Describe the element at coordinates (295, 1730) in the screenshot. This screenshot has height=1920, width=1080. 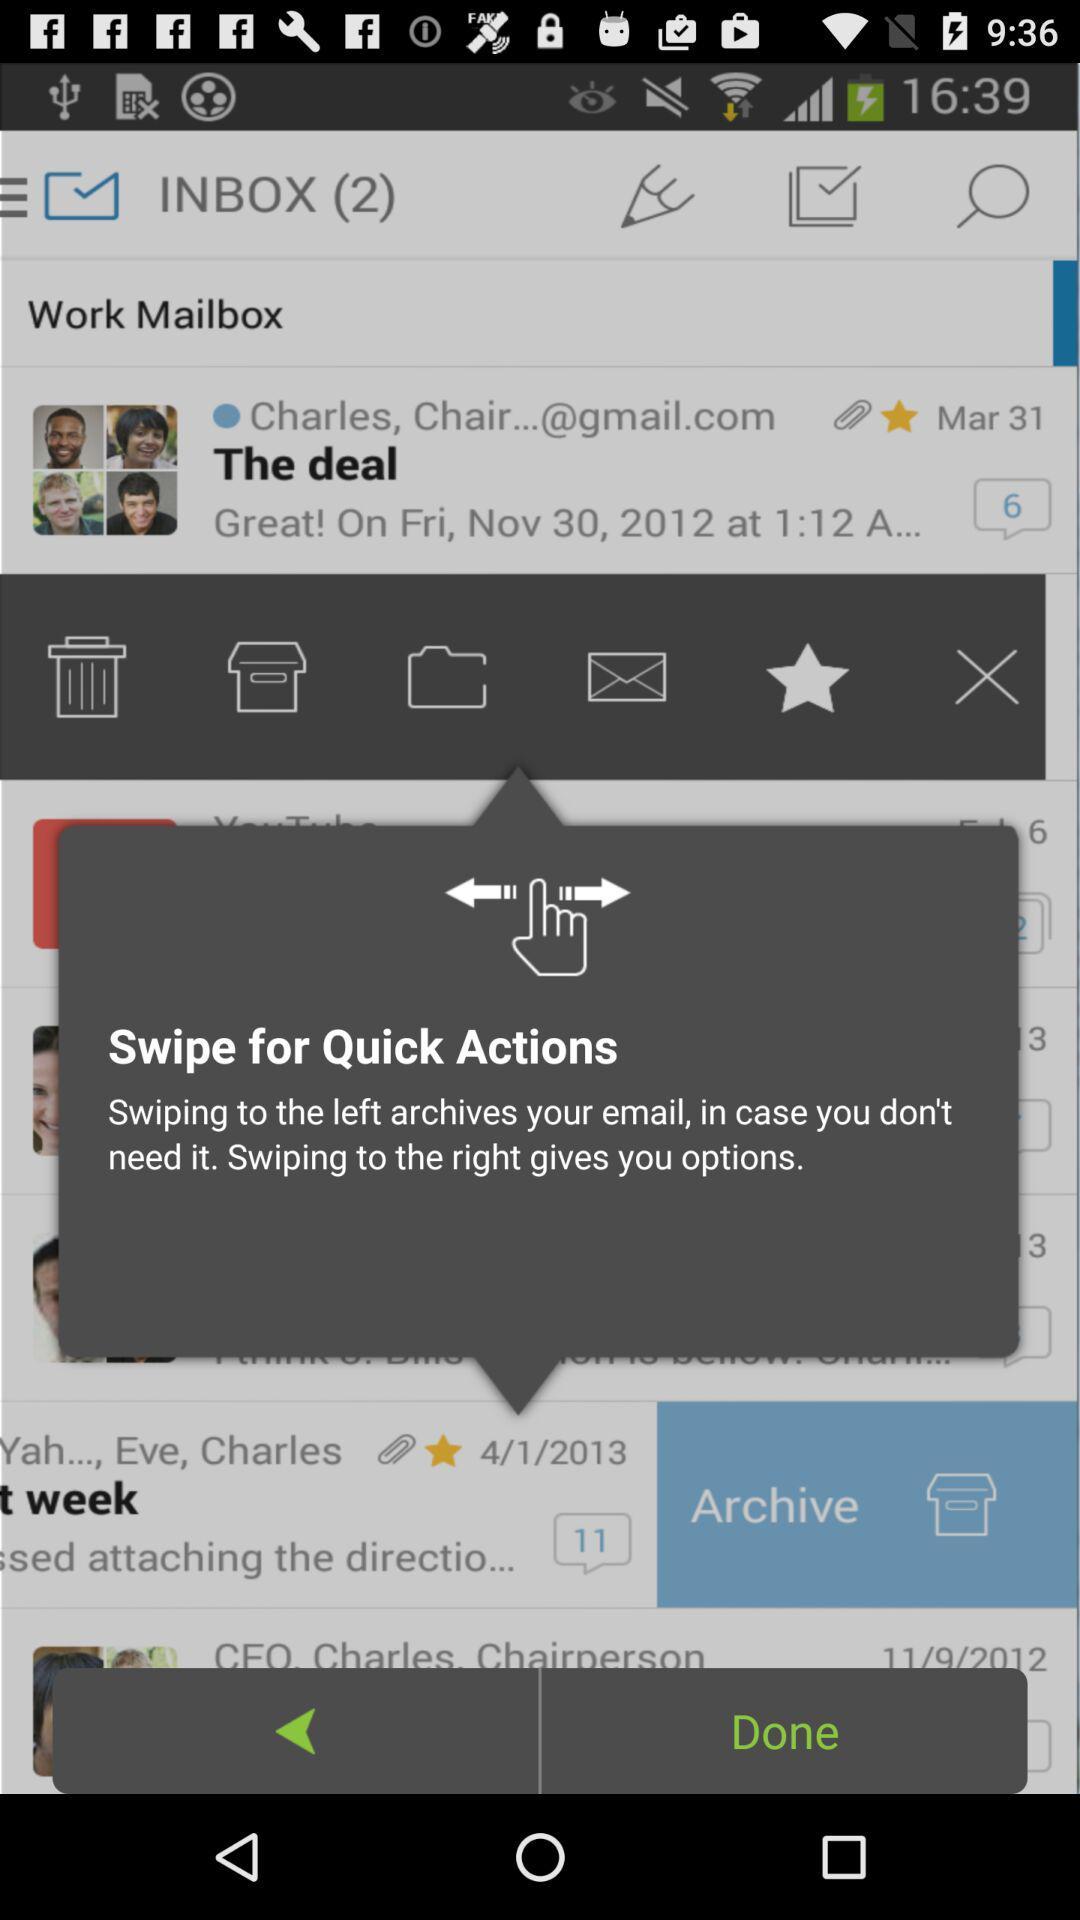
I see `the icon below the swiping to the icon` at that location.